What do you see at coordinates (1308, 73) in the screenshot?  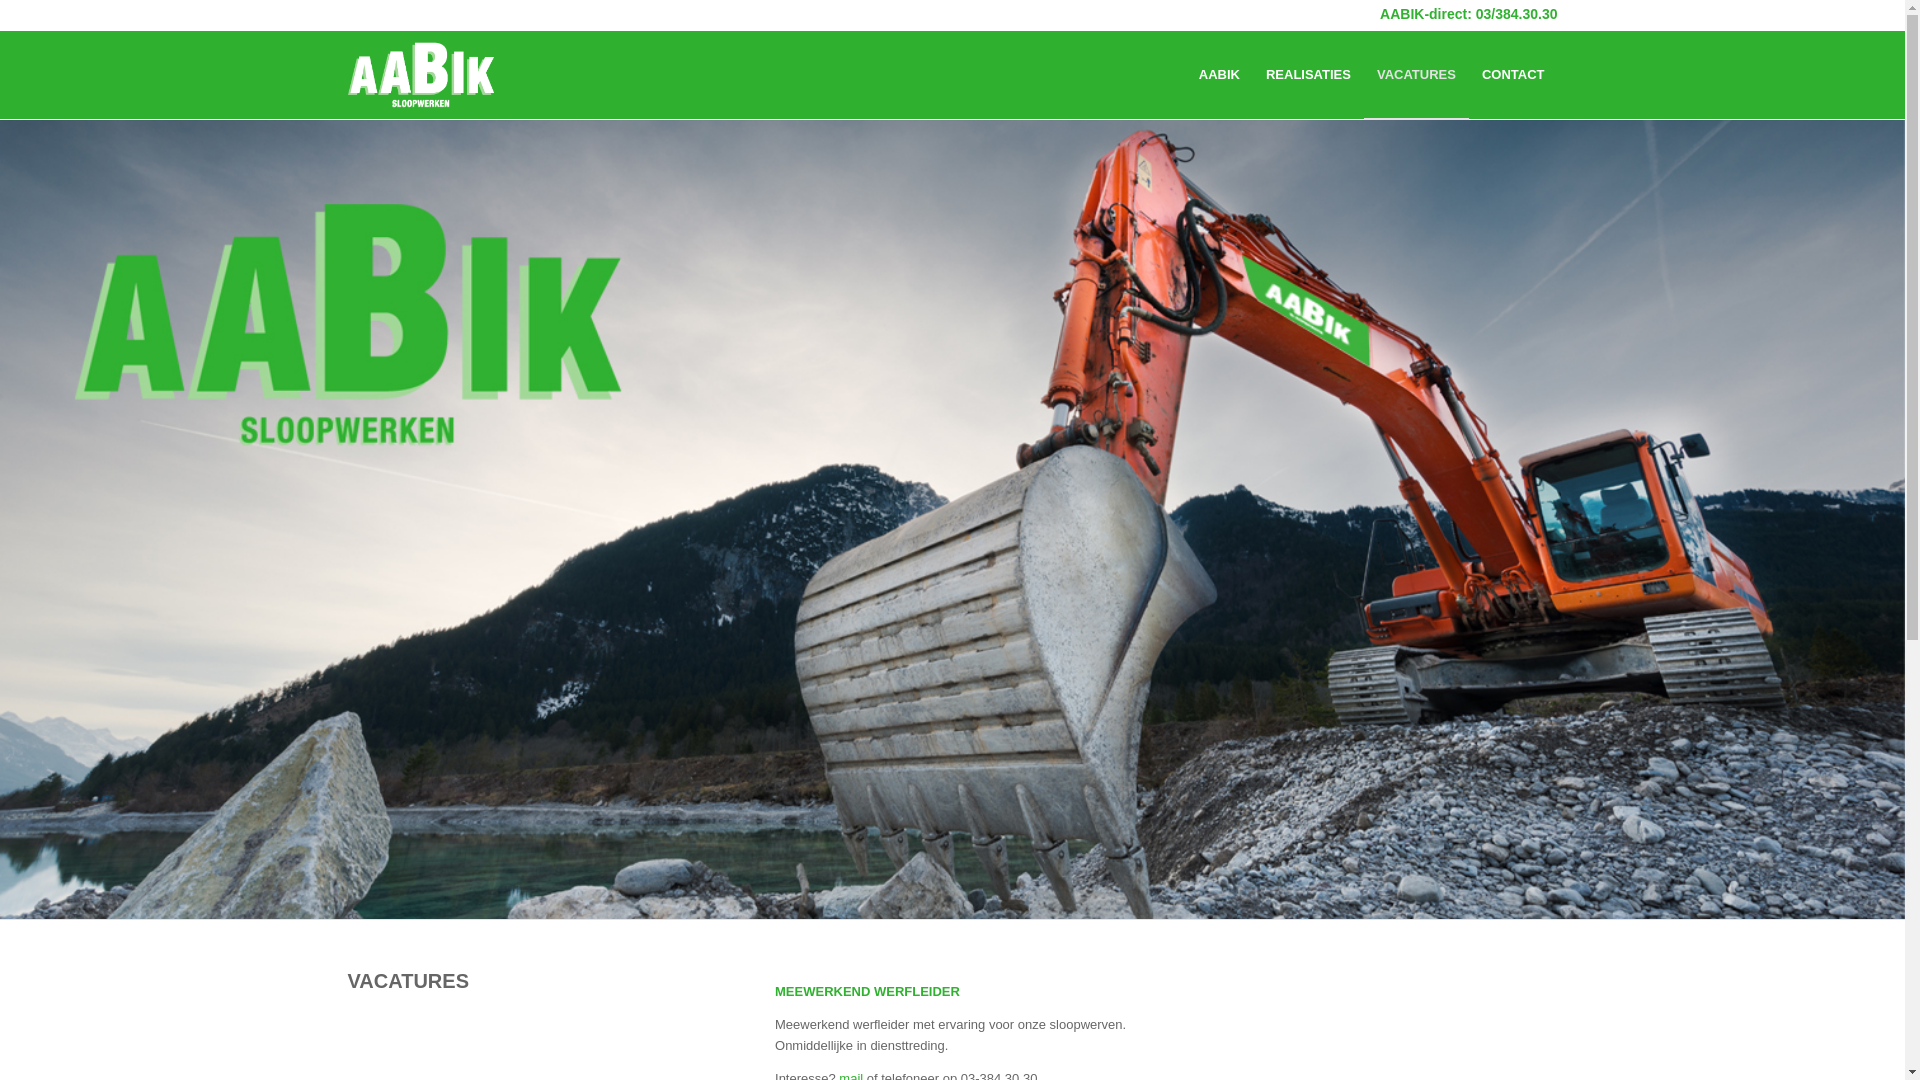 I see `'REALISATIES'` at bounding box center [1308, 73].